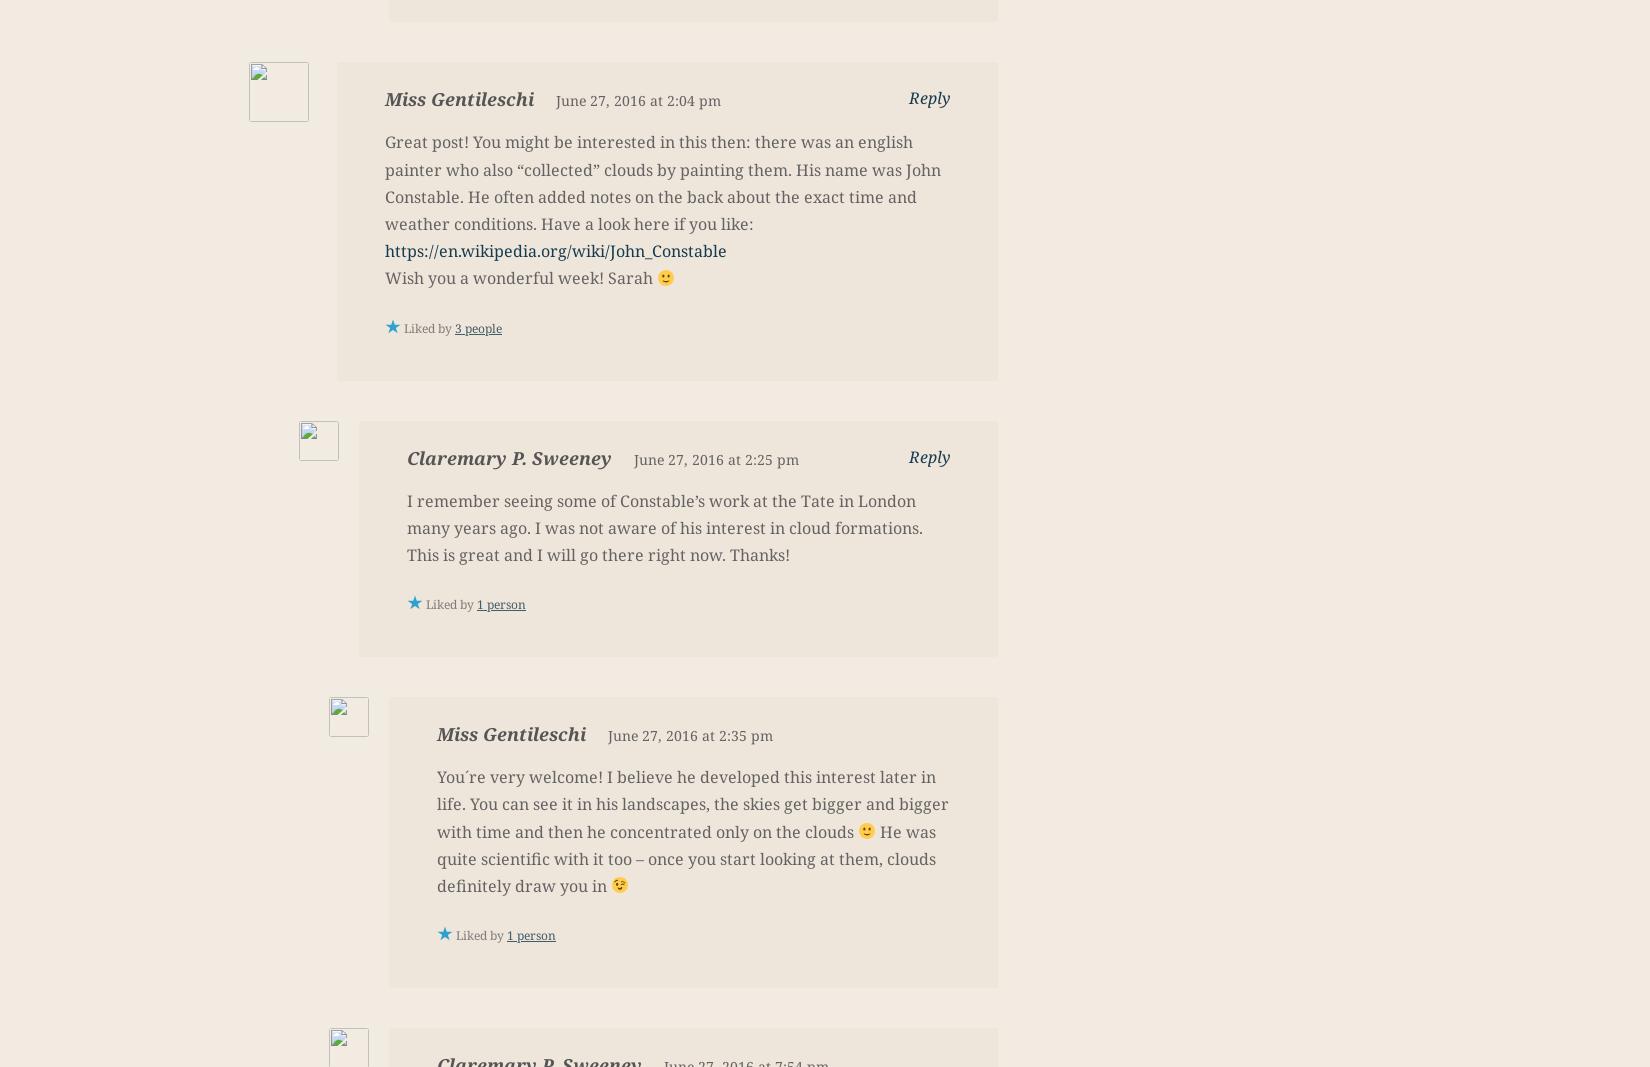 The image size is (1650, 1067). Describe the element at coordinates (715, 457) in the screenshot. I see `'June 27, 2016 at 2:25 pm'` at that location.